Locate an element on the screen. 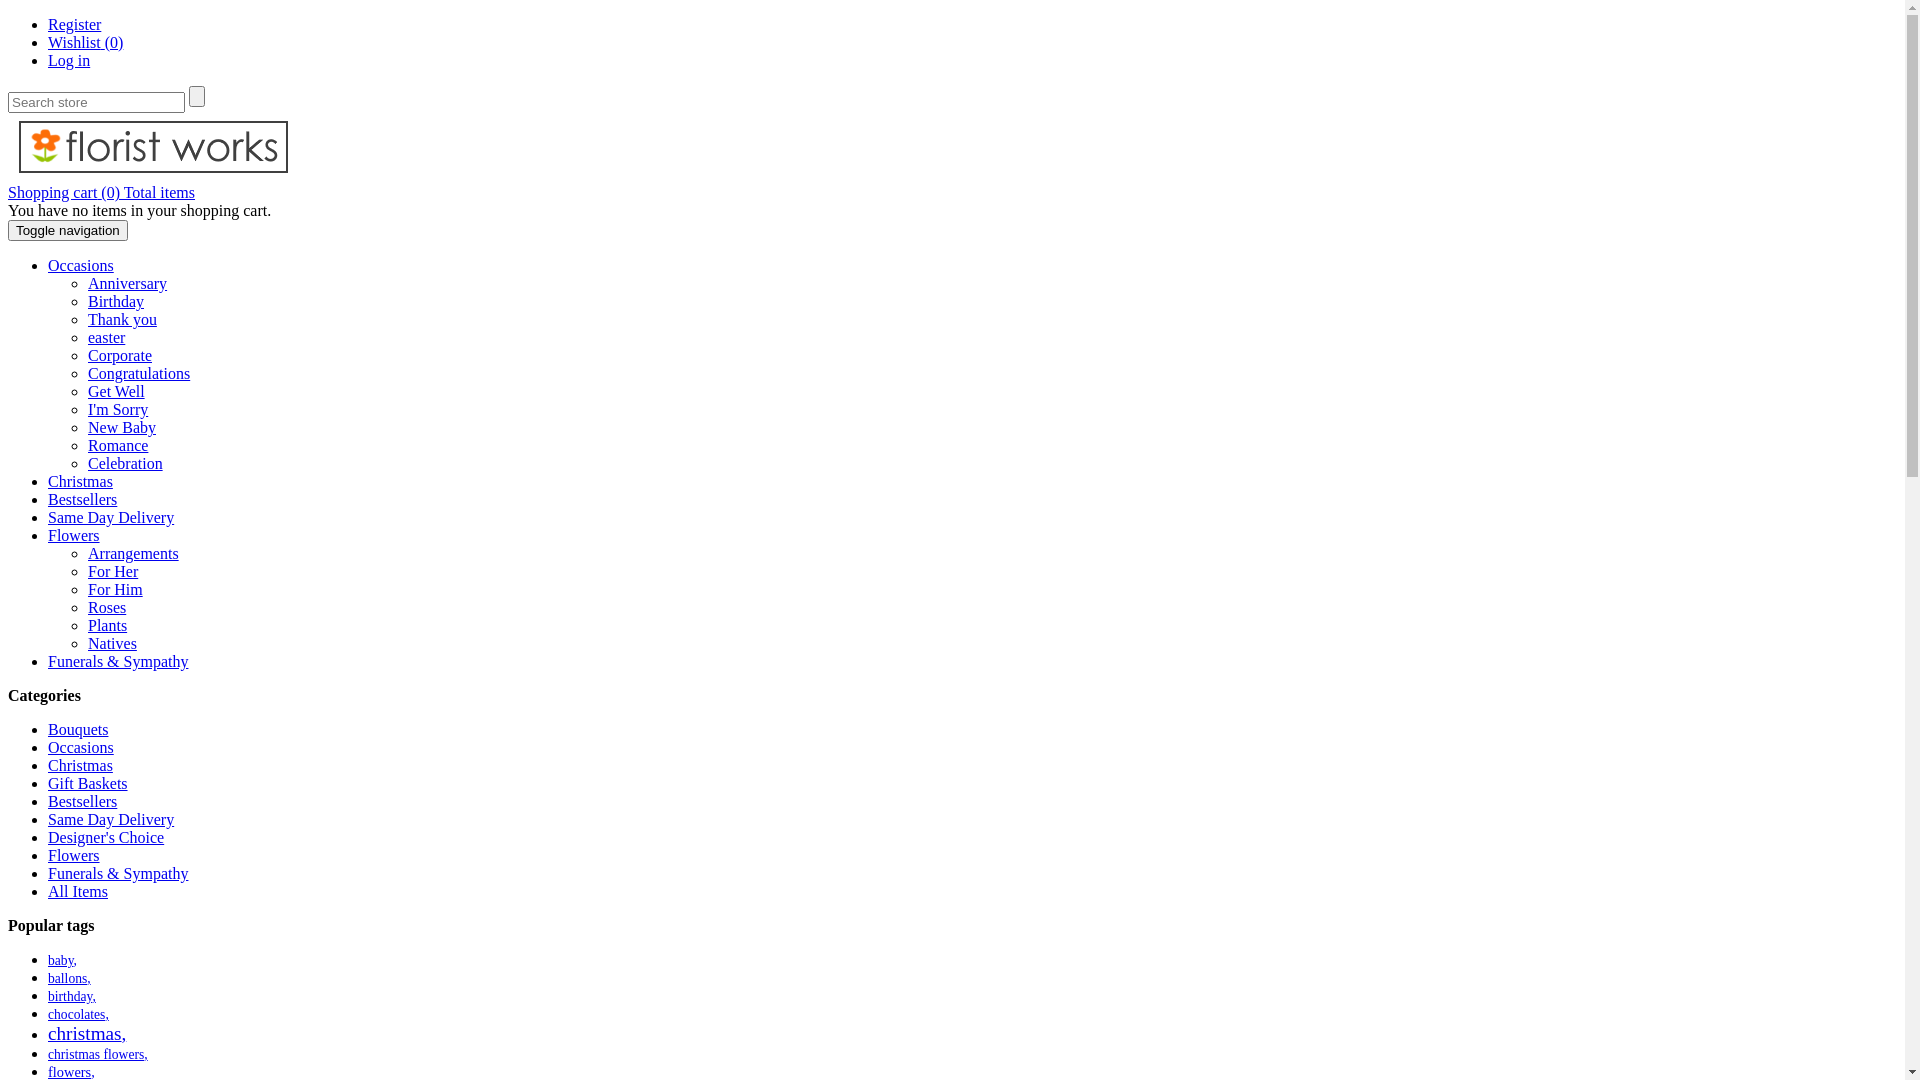 This screenshot has width=1920, height=1080. 'easter' is located at coordinates (86, 336).